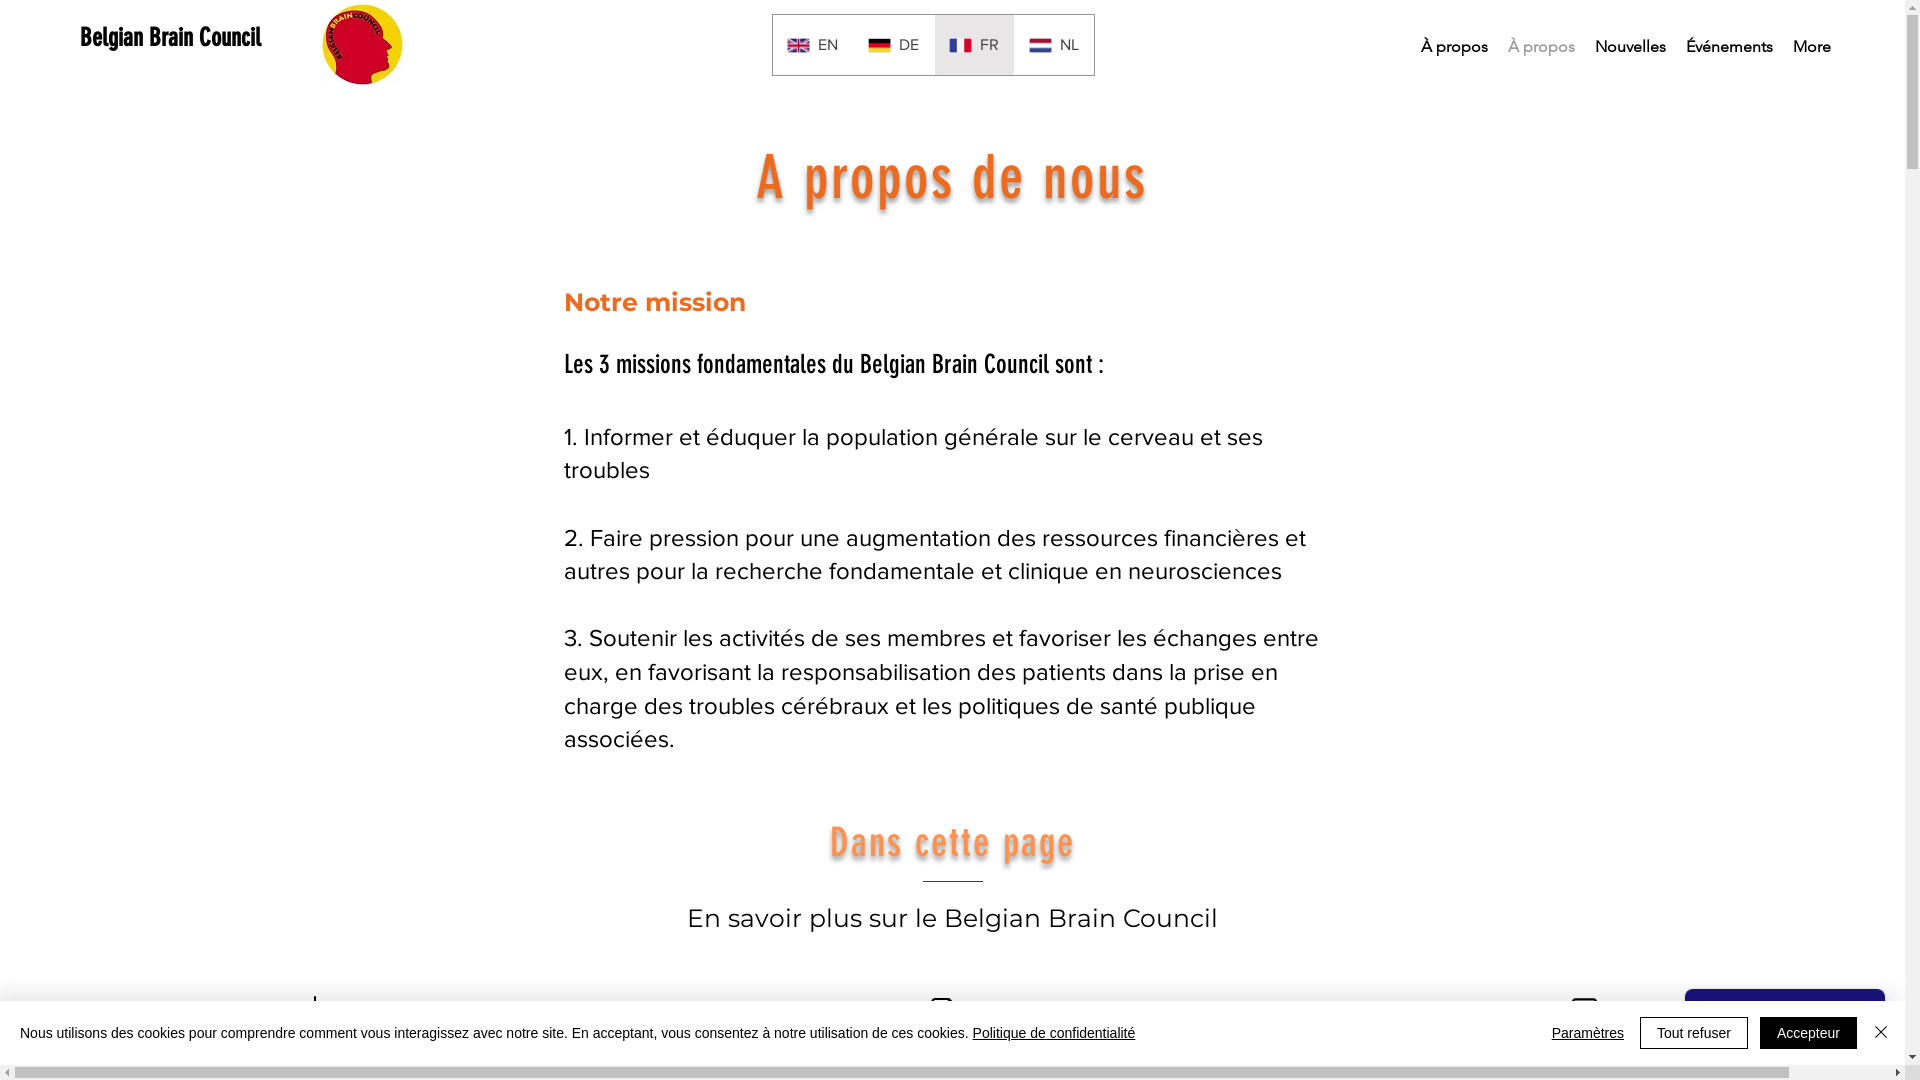  Describe the element at coordinates (974, 45) in the screenshot. I see `'FR'` at that location.